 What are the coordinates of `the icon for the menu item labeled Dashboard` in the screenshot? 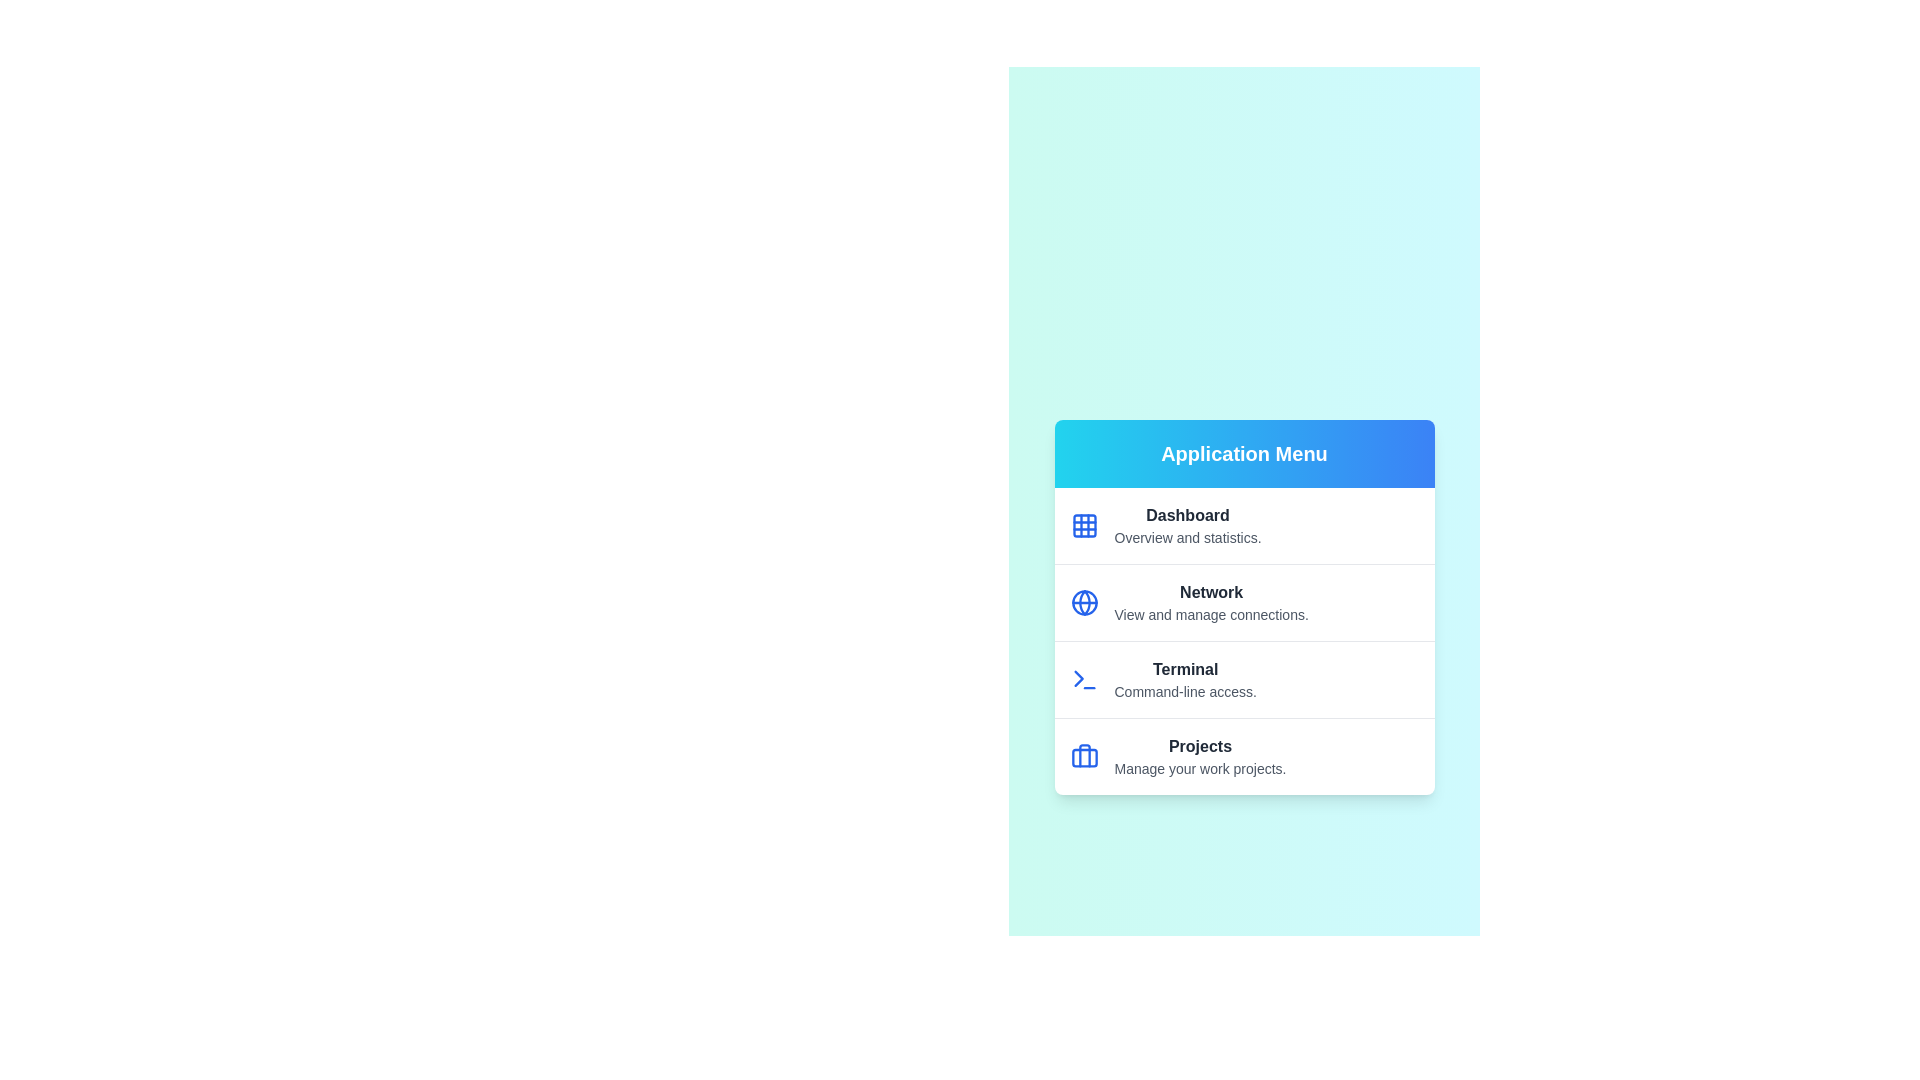 It's located at (1083, 524).